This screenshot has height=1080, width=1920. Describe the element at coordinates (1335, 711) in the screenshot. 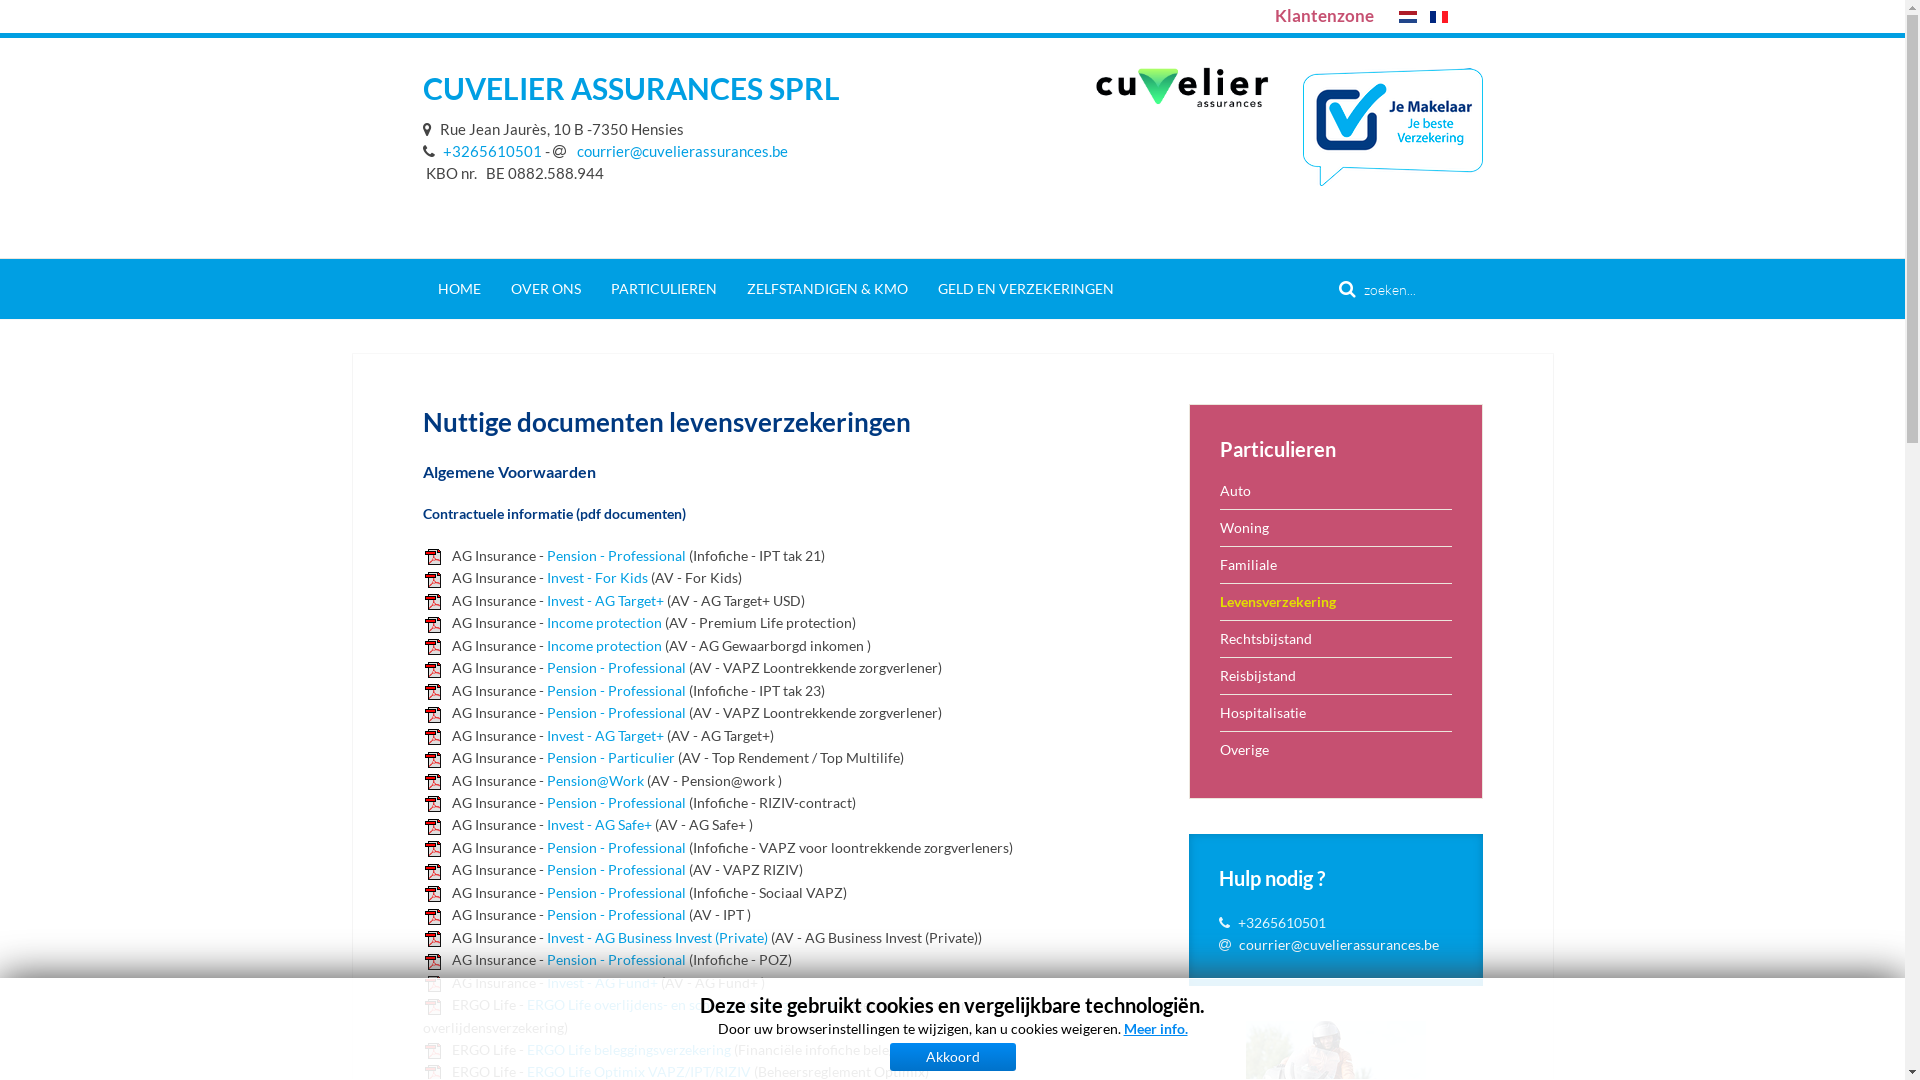

I see `'Hospitalisatie'` at that location.